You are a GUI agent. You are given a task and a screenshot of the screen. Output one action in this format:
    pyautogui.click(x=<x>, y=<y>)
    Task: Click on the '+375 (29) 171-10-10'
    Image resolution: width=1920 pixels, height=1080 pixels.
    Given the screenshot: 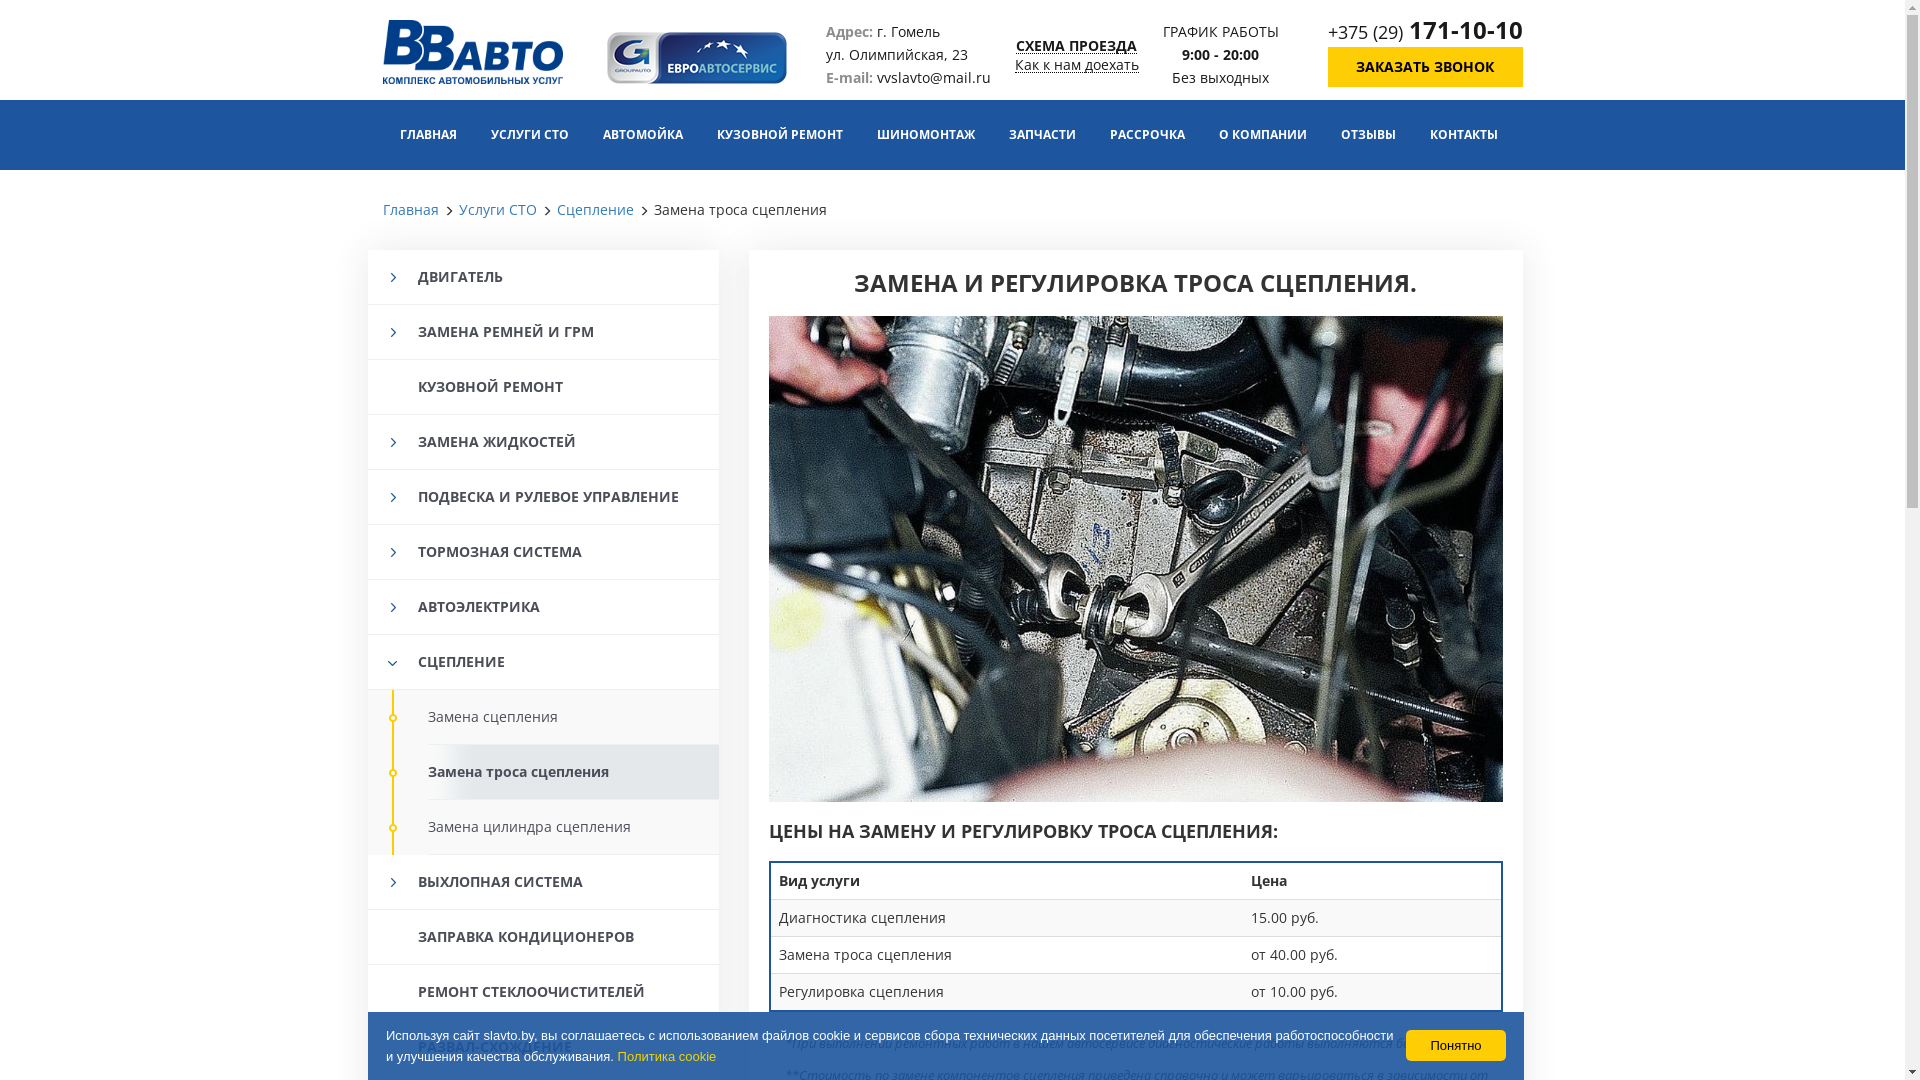 What is the action you would take?
    pyautogui.click(x=1424, y=31)
    